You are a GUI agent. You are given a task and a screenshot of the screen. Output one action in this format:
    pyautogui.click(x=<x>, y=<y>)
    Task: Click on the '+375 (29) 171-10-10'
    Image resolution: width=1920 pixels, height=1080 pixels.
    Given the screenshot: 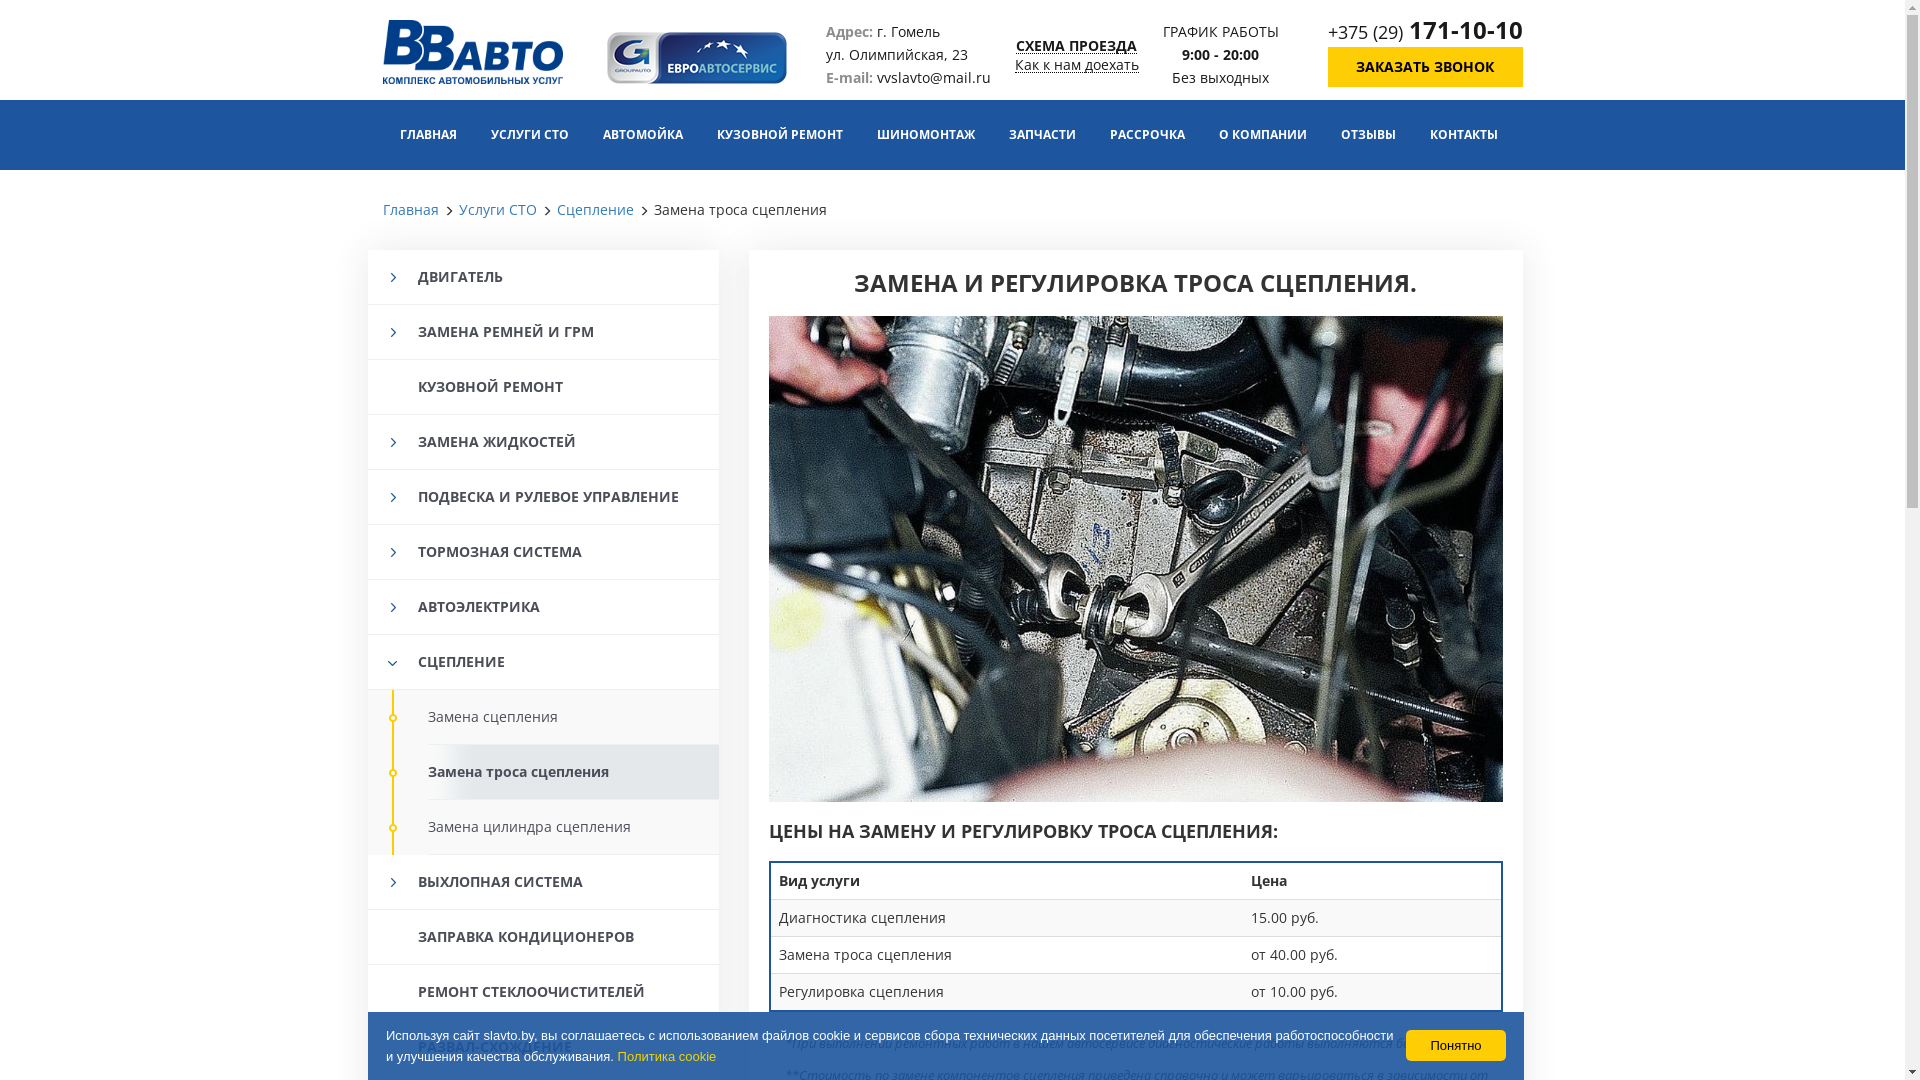 What is the action you would take?
    pyautogui.click(x=1424, y=31)
    